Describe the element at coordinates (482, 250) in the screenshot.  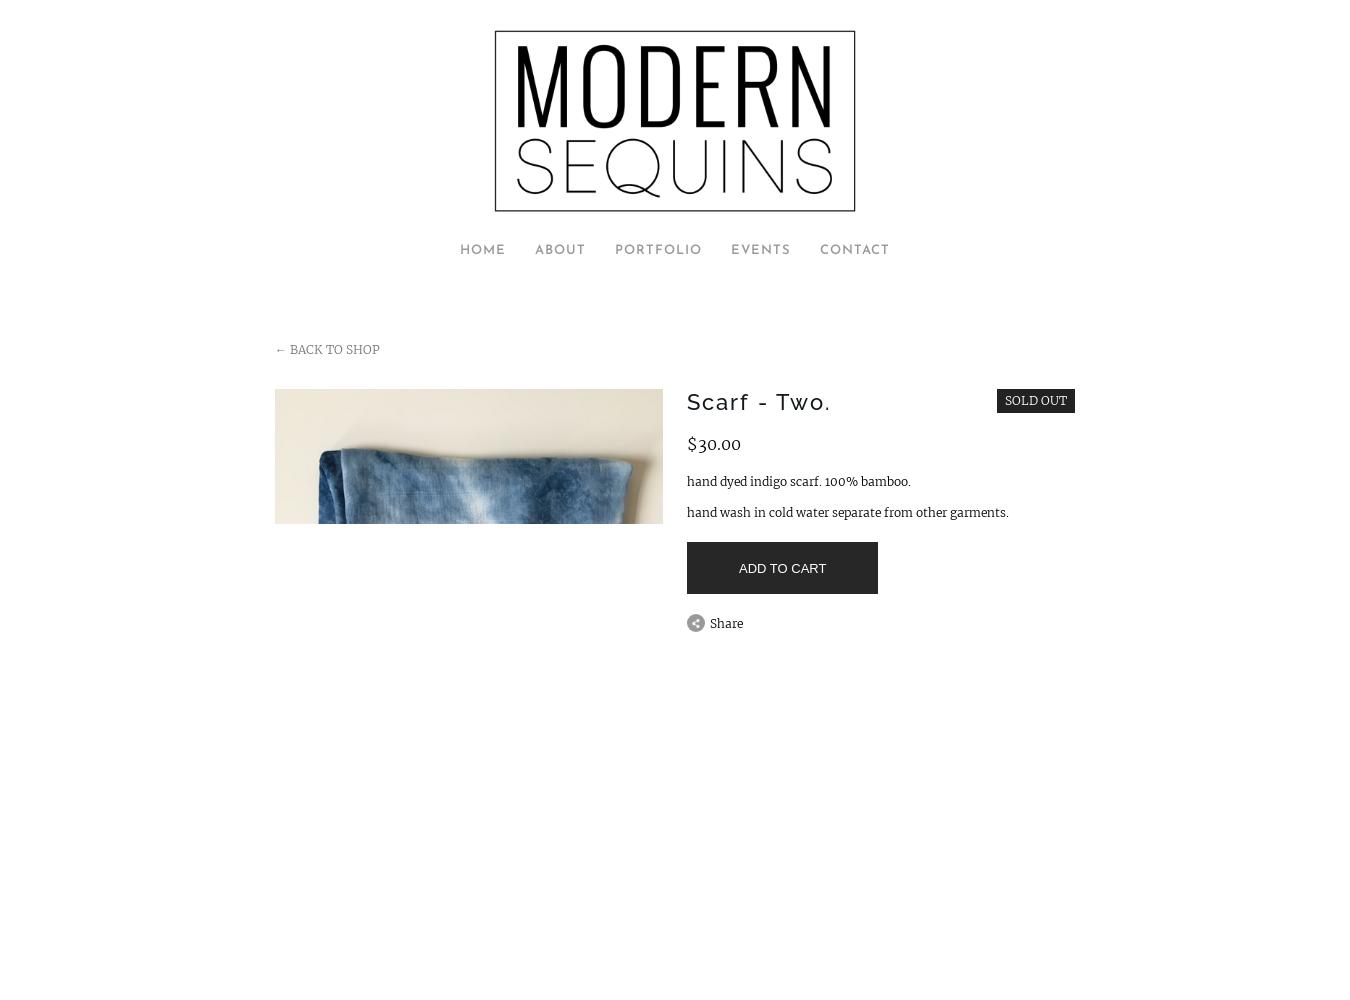
I see `'Home'` at that location.